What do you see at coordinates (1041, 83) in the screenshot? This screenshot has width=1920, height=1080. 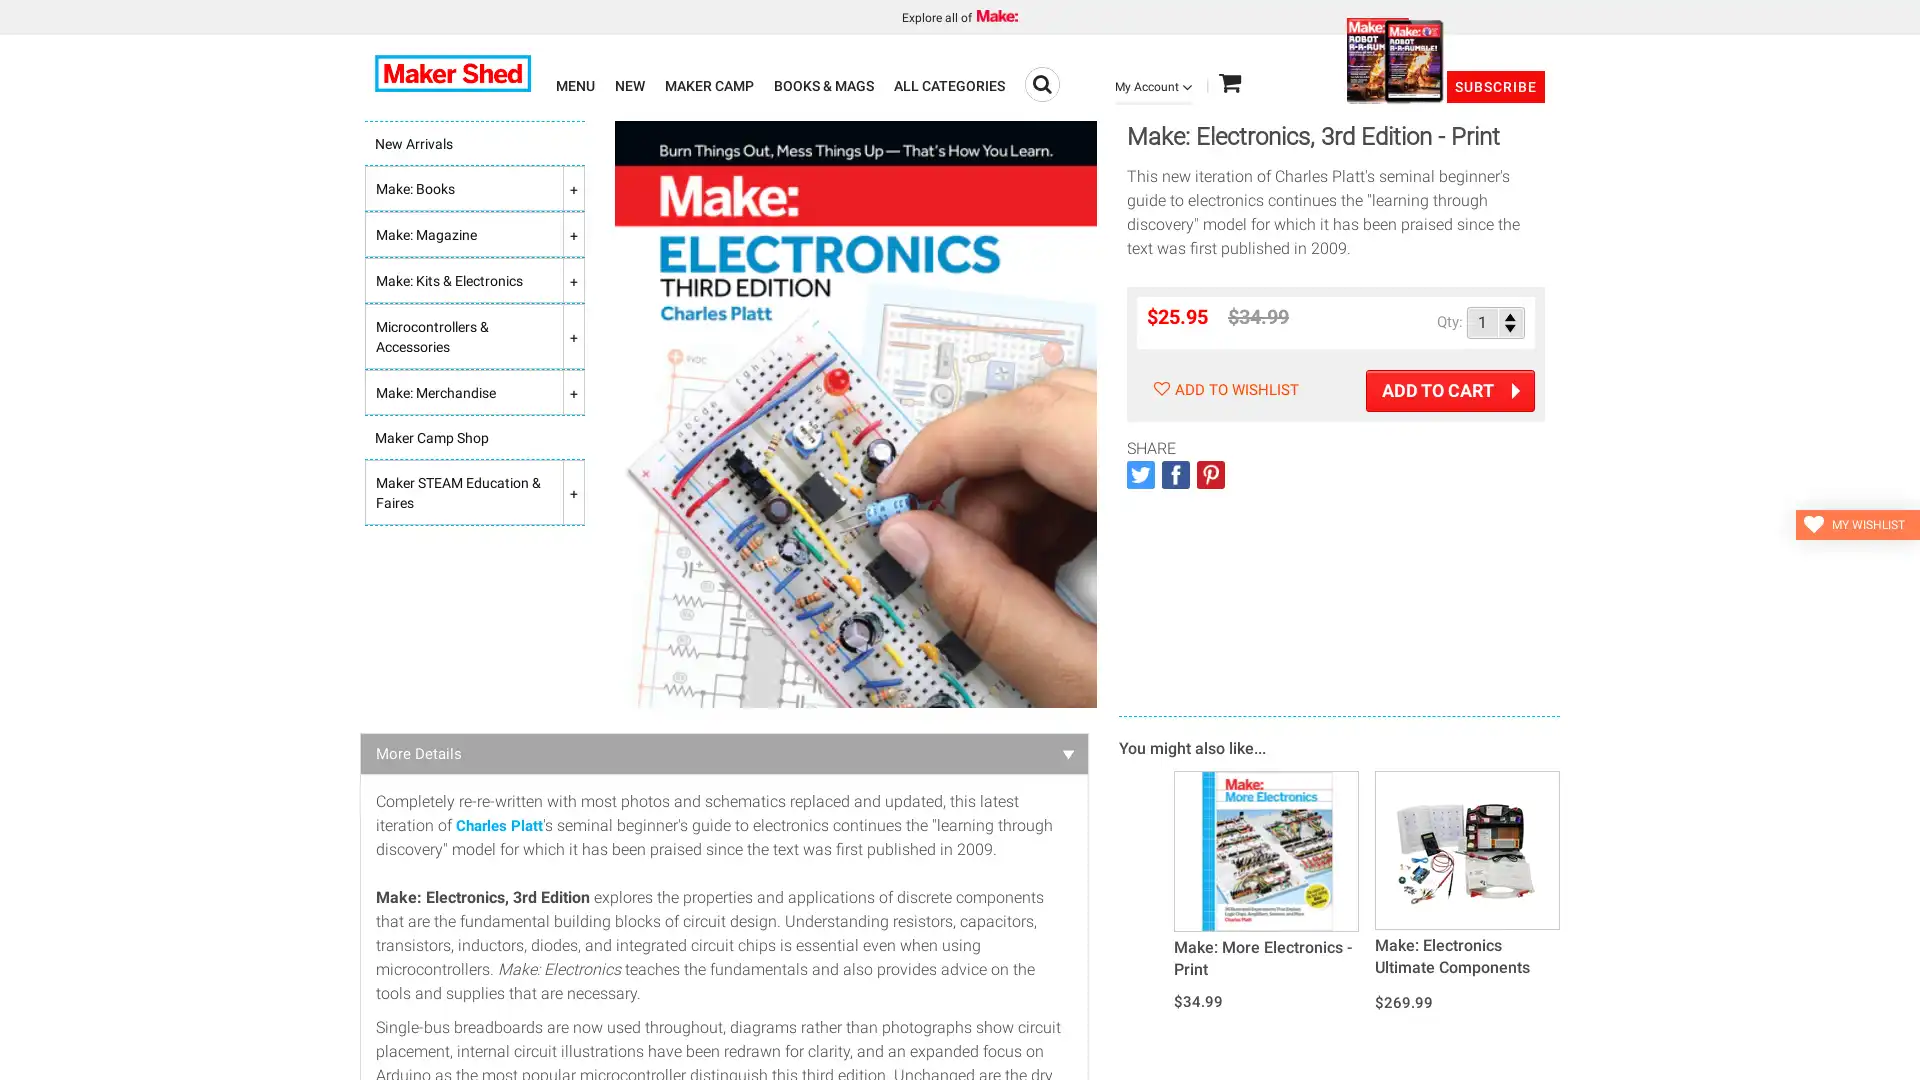 I see `GO` at bounding box center [1041, 83].